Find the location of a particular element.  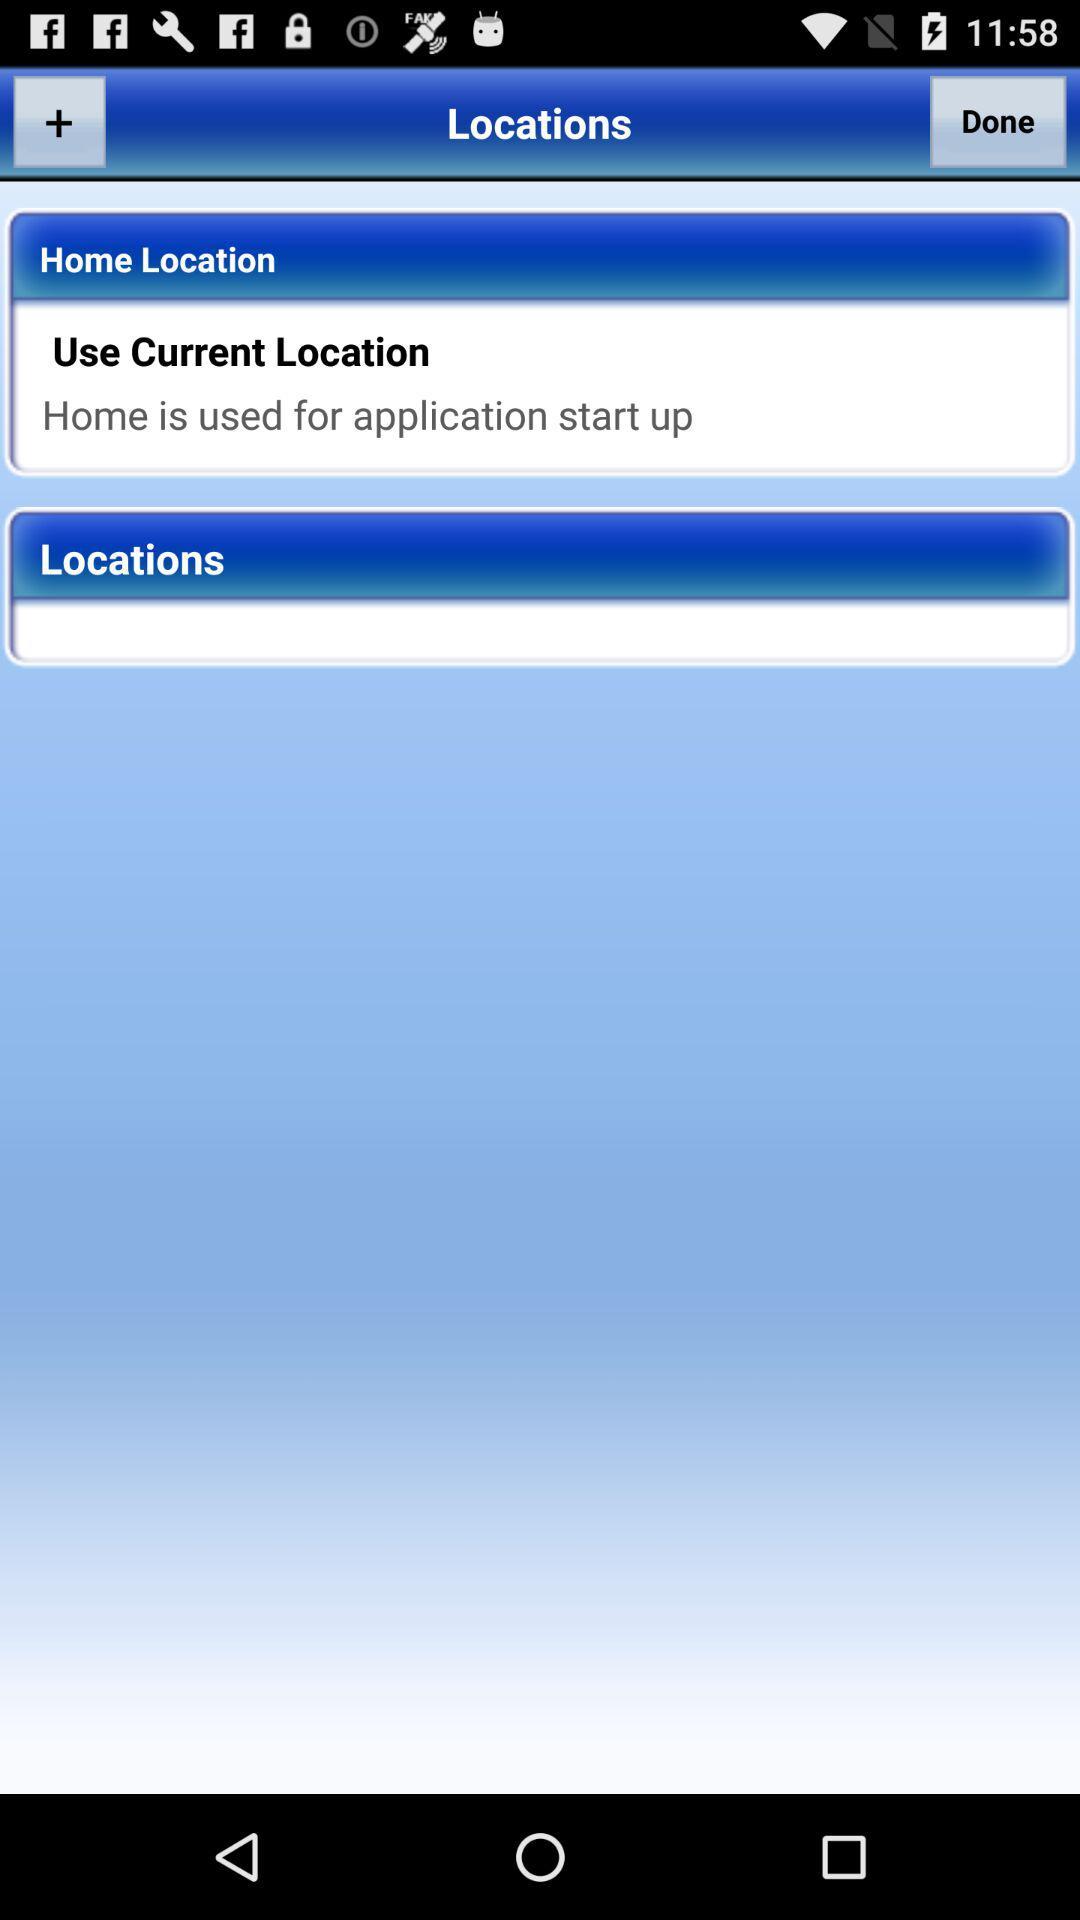

done icon is located at coordinates (998, 120).